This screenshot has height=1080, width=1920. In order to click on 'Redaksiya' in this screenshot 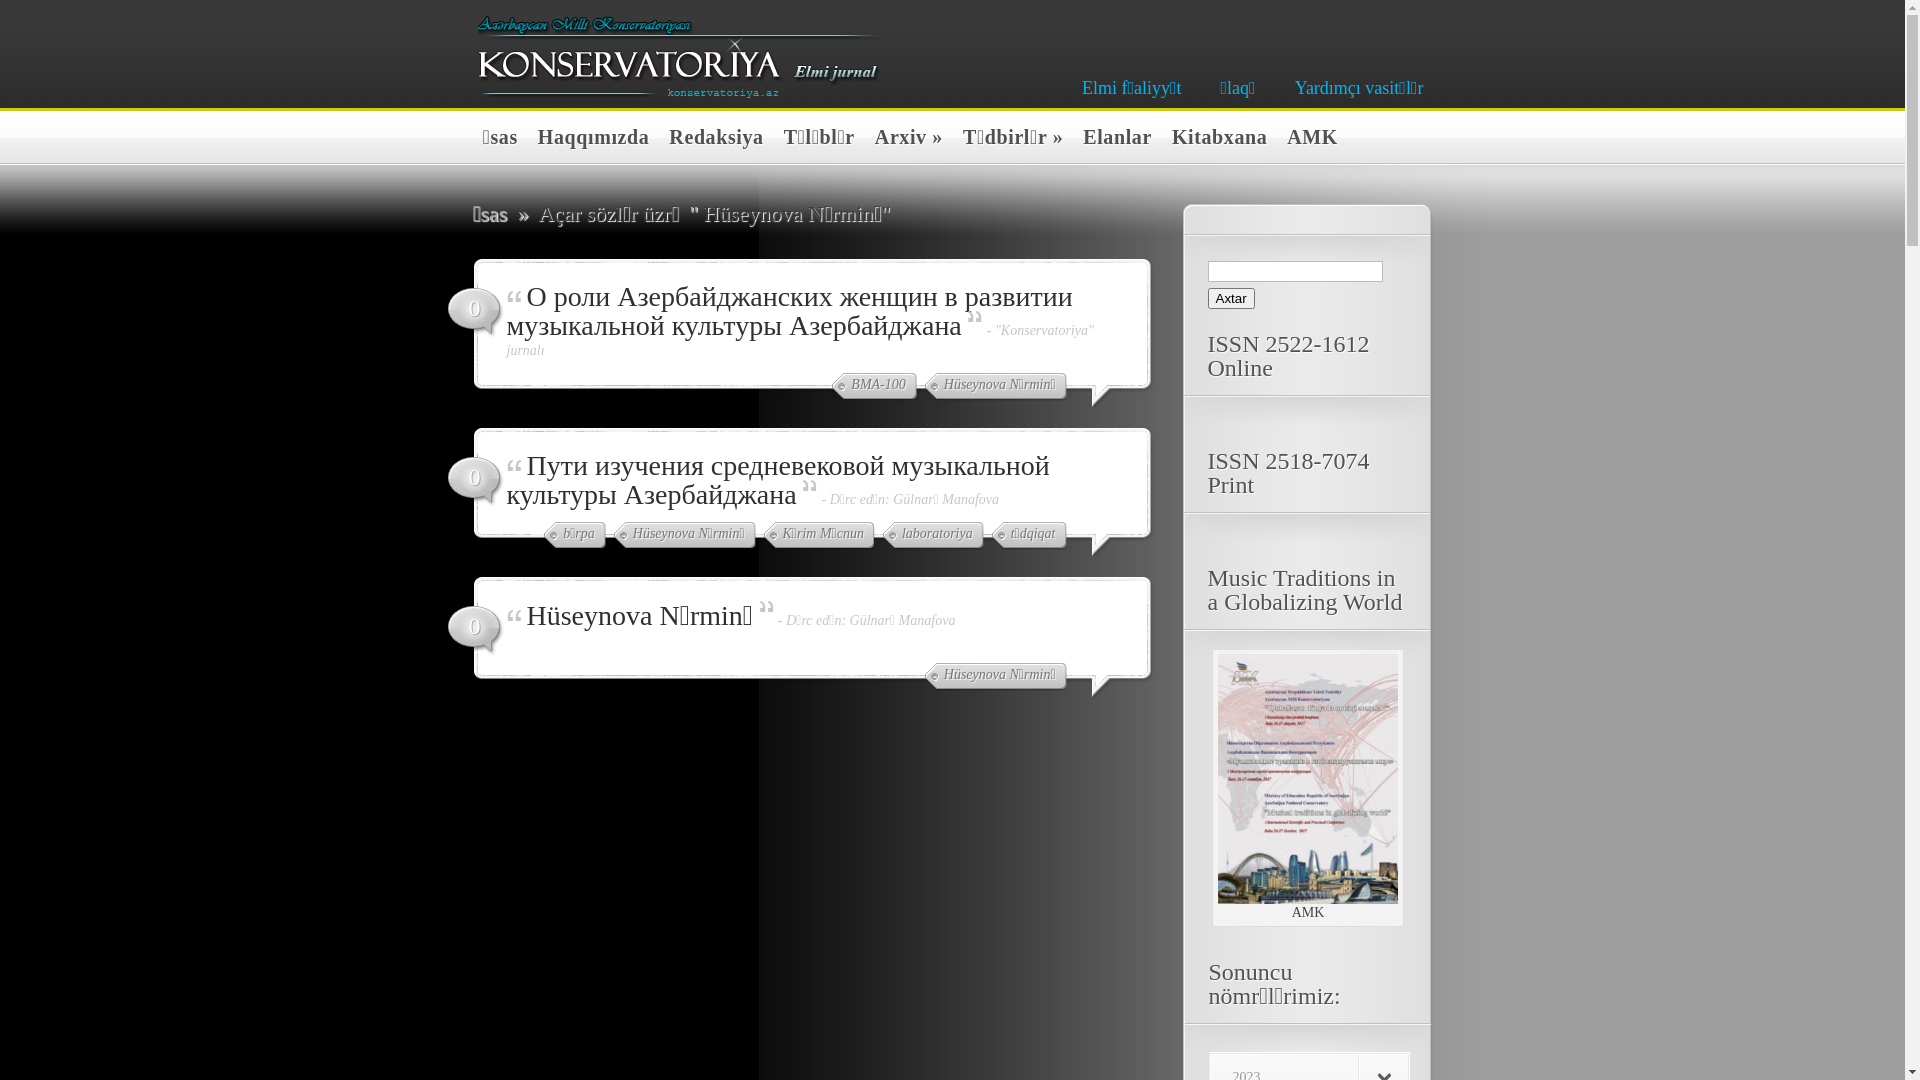, I will do `click(710, 138)`.